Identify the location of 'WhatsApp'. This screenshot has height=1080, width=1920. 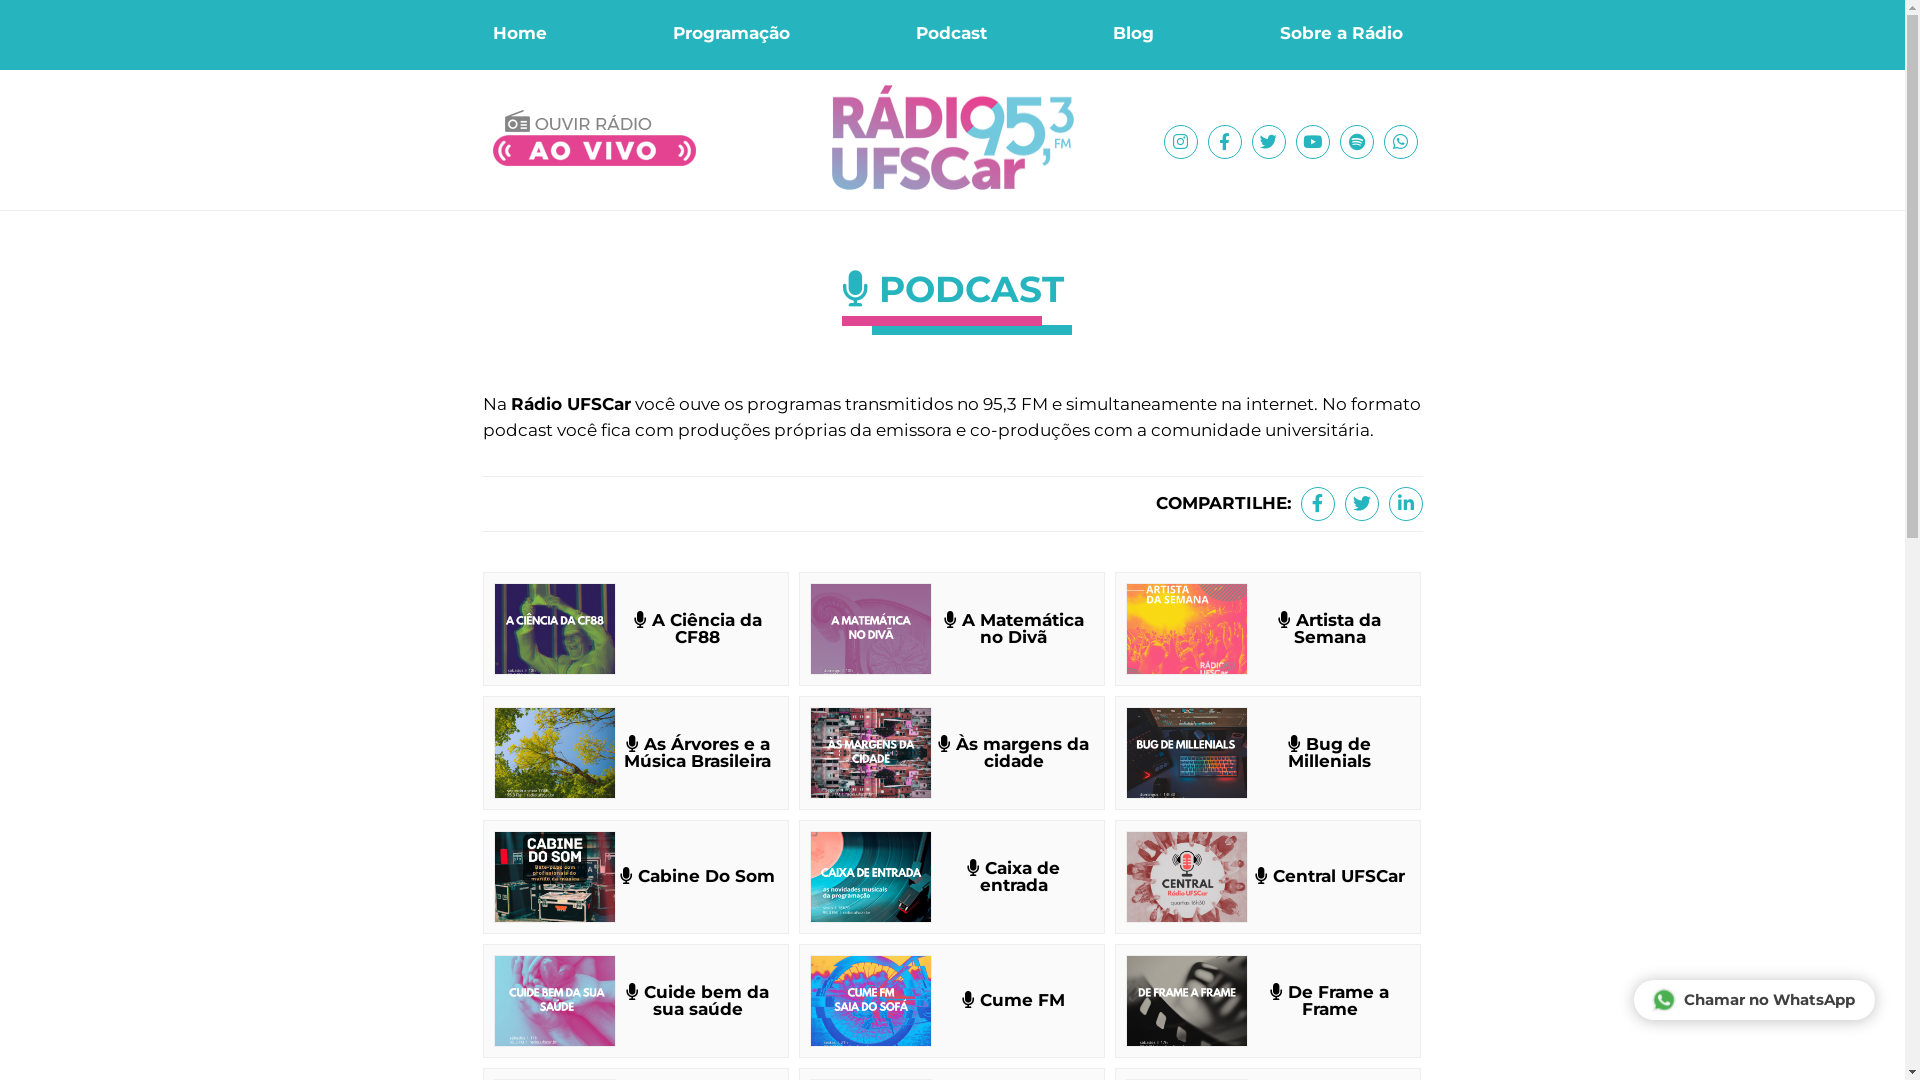
(1382, 141).